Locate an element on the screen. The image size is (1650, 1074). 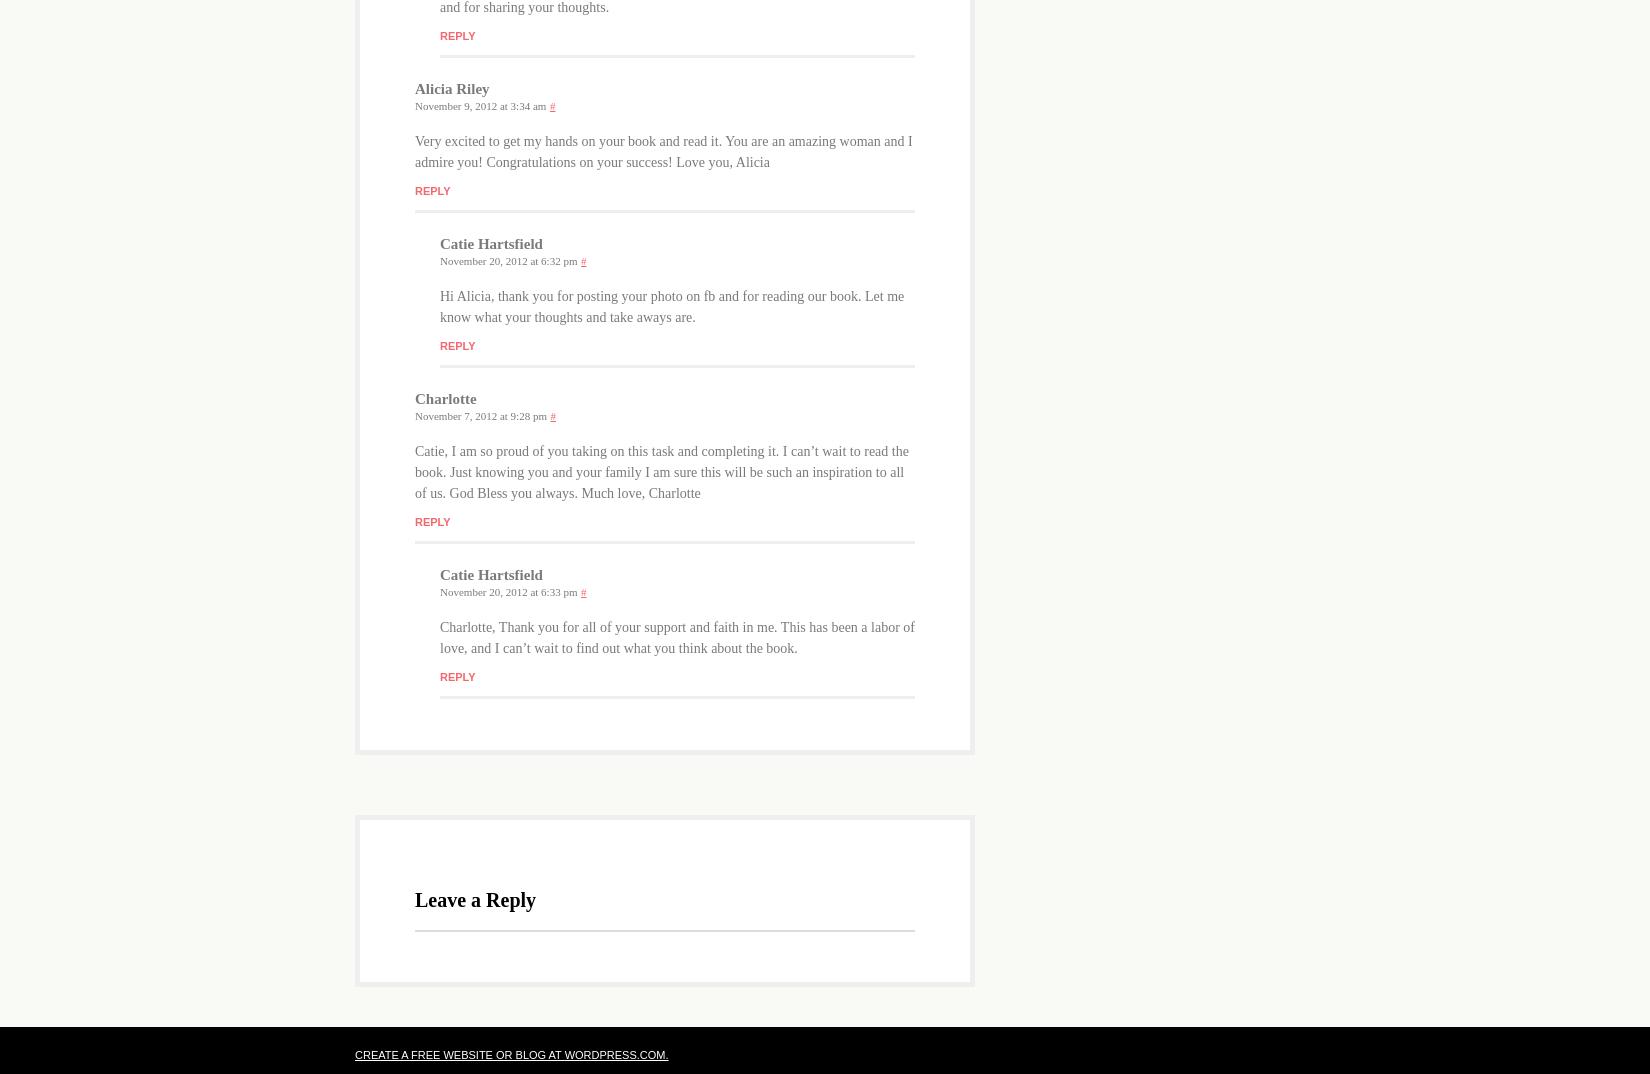
'Create a free website or blog at WordPress.com.' is located at coordinates (510, 1054).